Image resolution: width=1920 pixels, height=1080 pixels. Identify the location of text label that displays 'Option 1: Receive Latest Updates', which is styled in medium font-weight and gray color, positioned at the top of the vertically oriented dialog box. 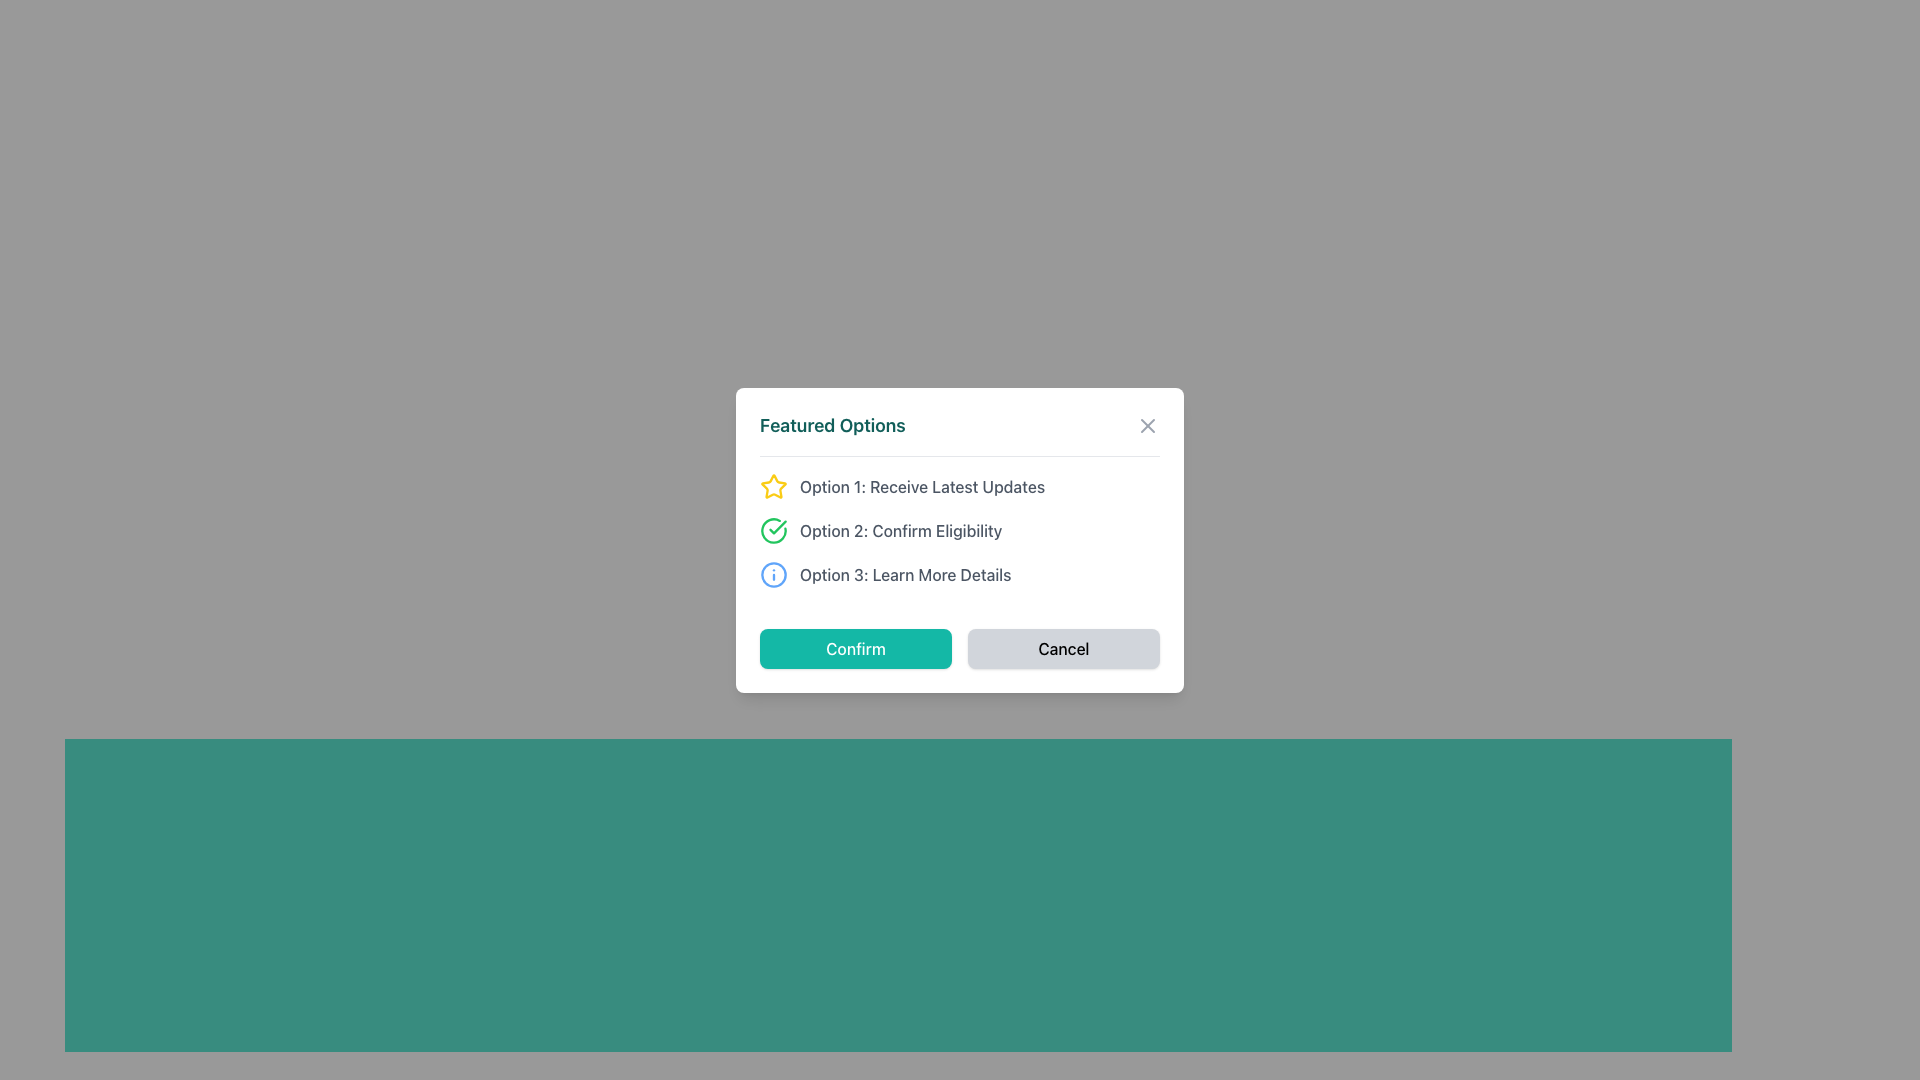
(921, 486).